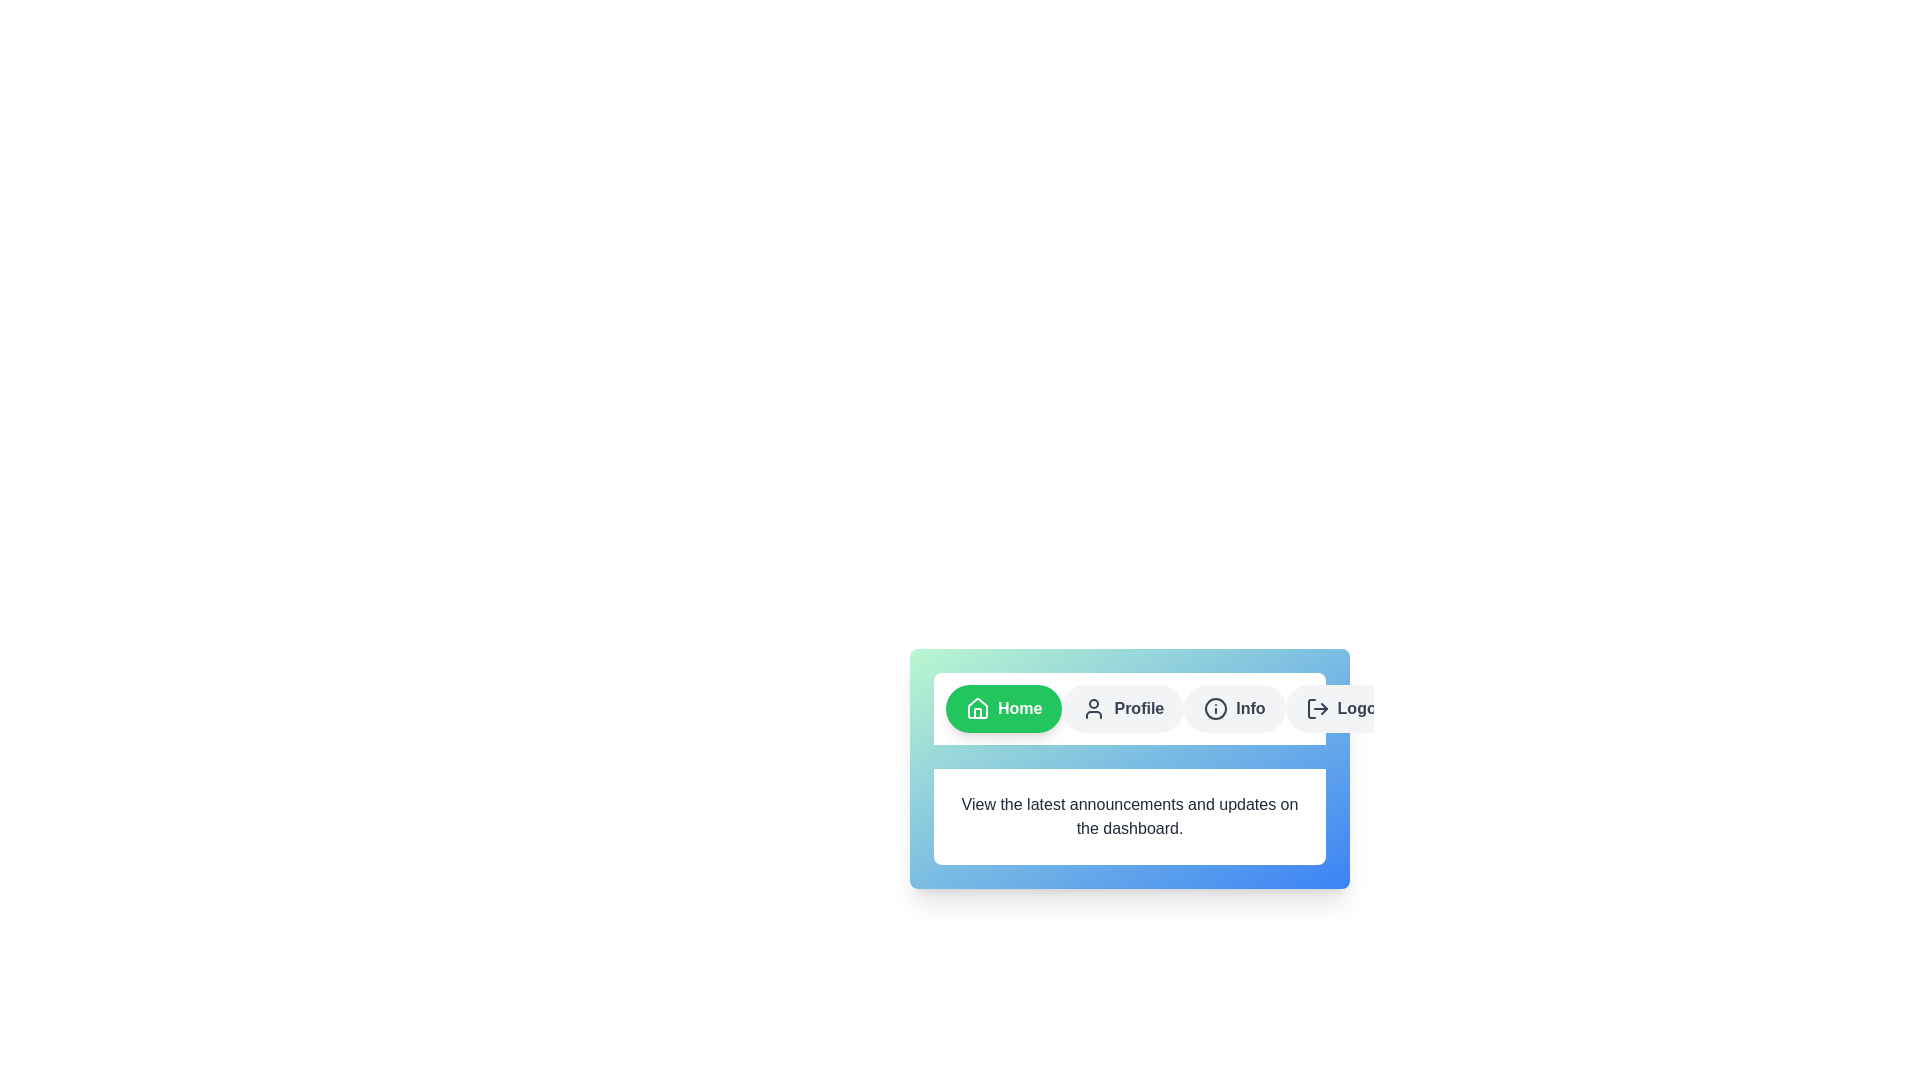 The image size is (1920, 1080). Describe the element at coordinates (1317, 708) in the screenshot. I see `the SVG icon representing the logout action, located in the upper middle section of the interface` at that location.